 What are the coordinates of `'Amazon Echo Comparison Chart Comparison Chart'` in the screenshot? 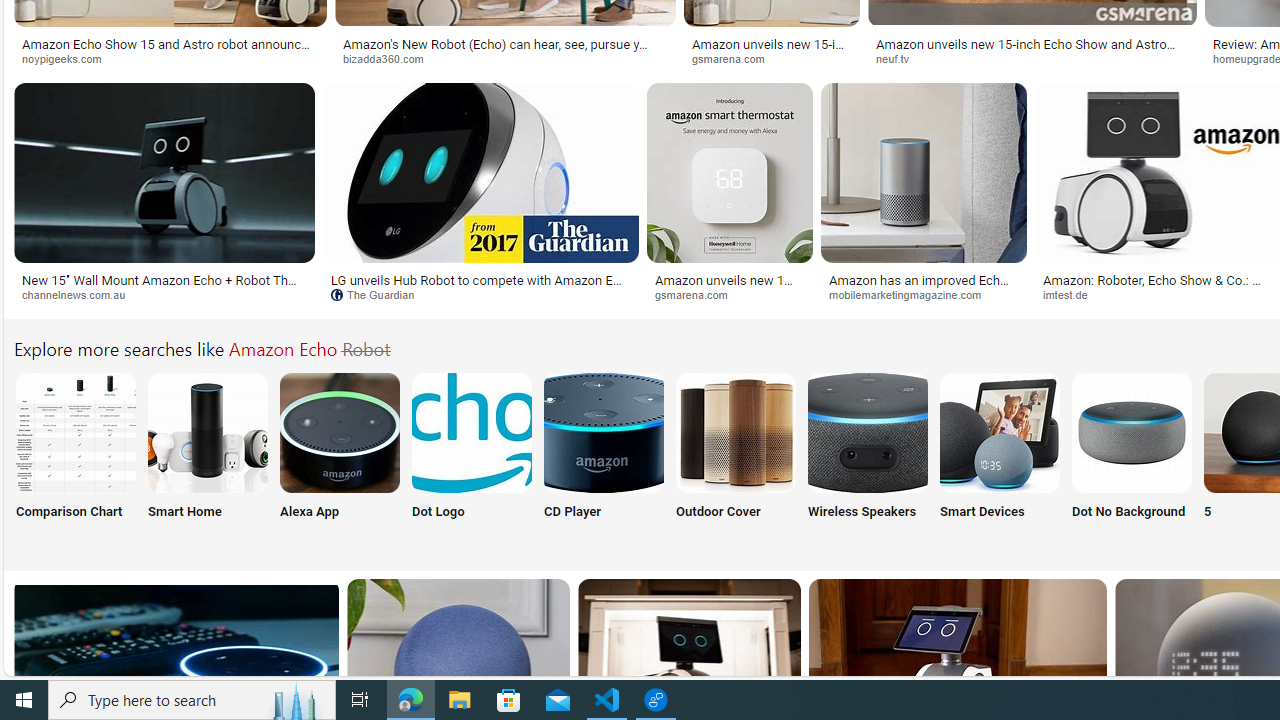 It's located at (75, 458).